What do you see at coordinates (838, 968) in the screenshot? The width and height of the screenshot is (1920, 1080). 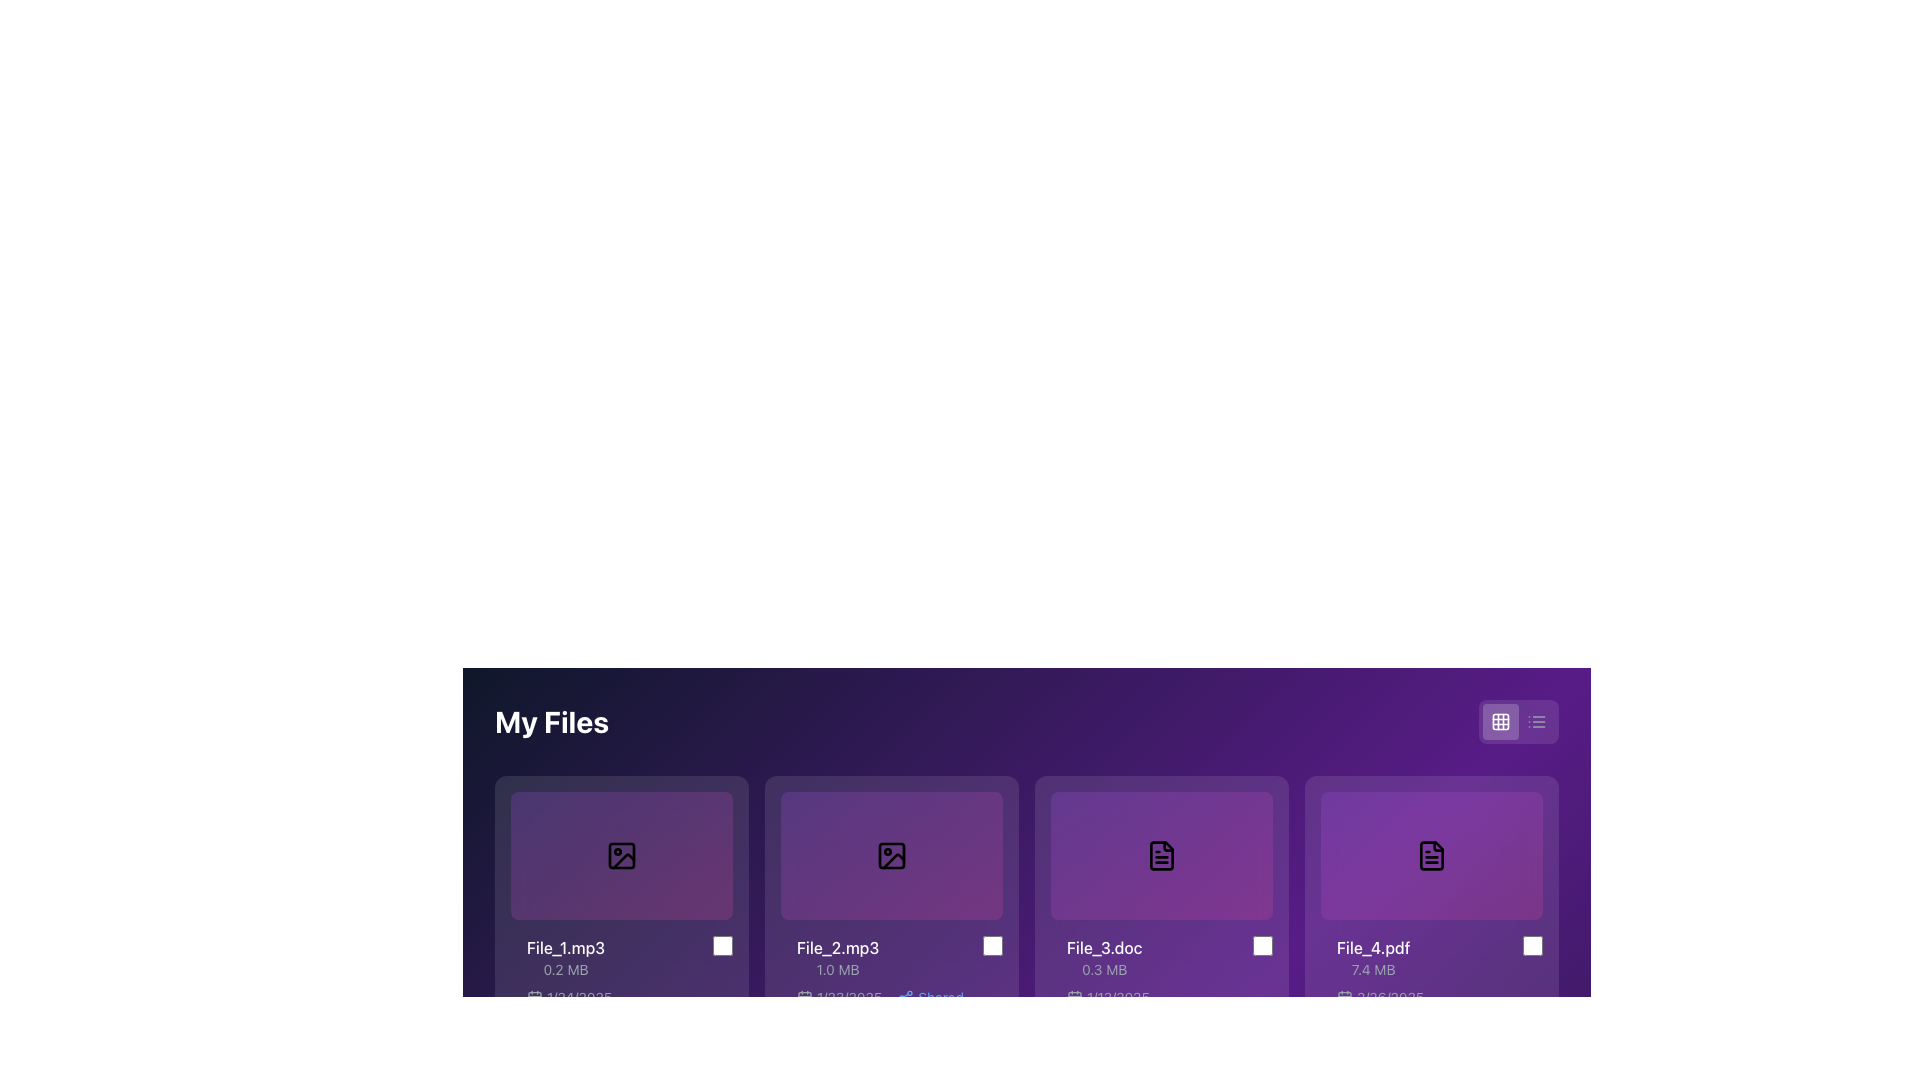 I see `the text label displaying '1.0 MB' which is located underneath the 'File_2.mp3' title in the file information block` at bounding box center [838, 968].